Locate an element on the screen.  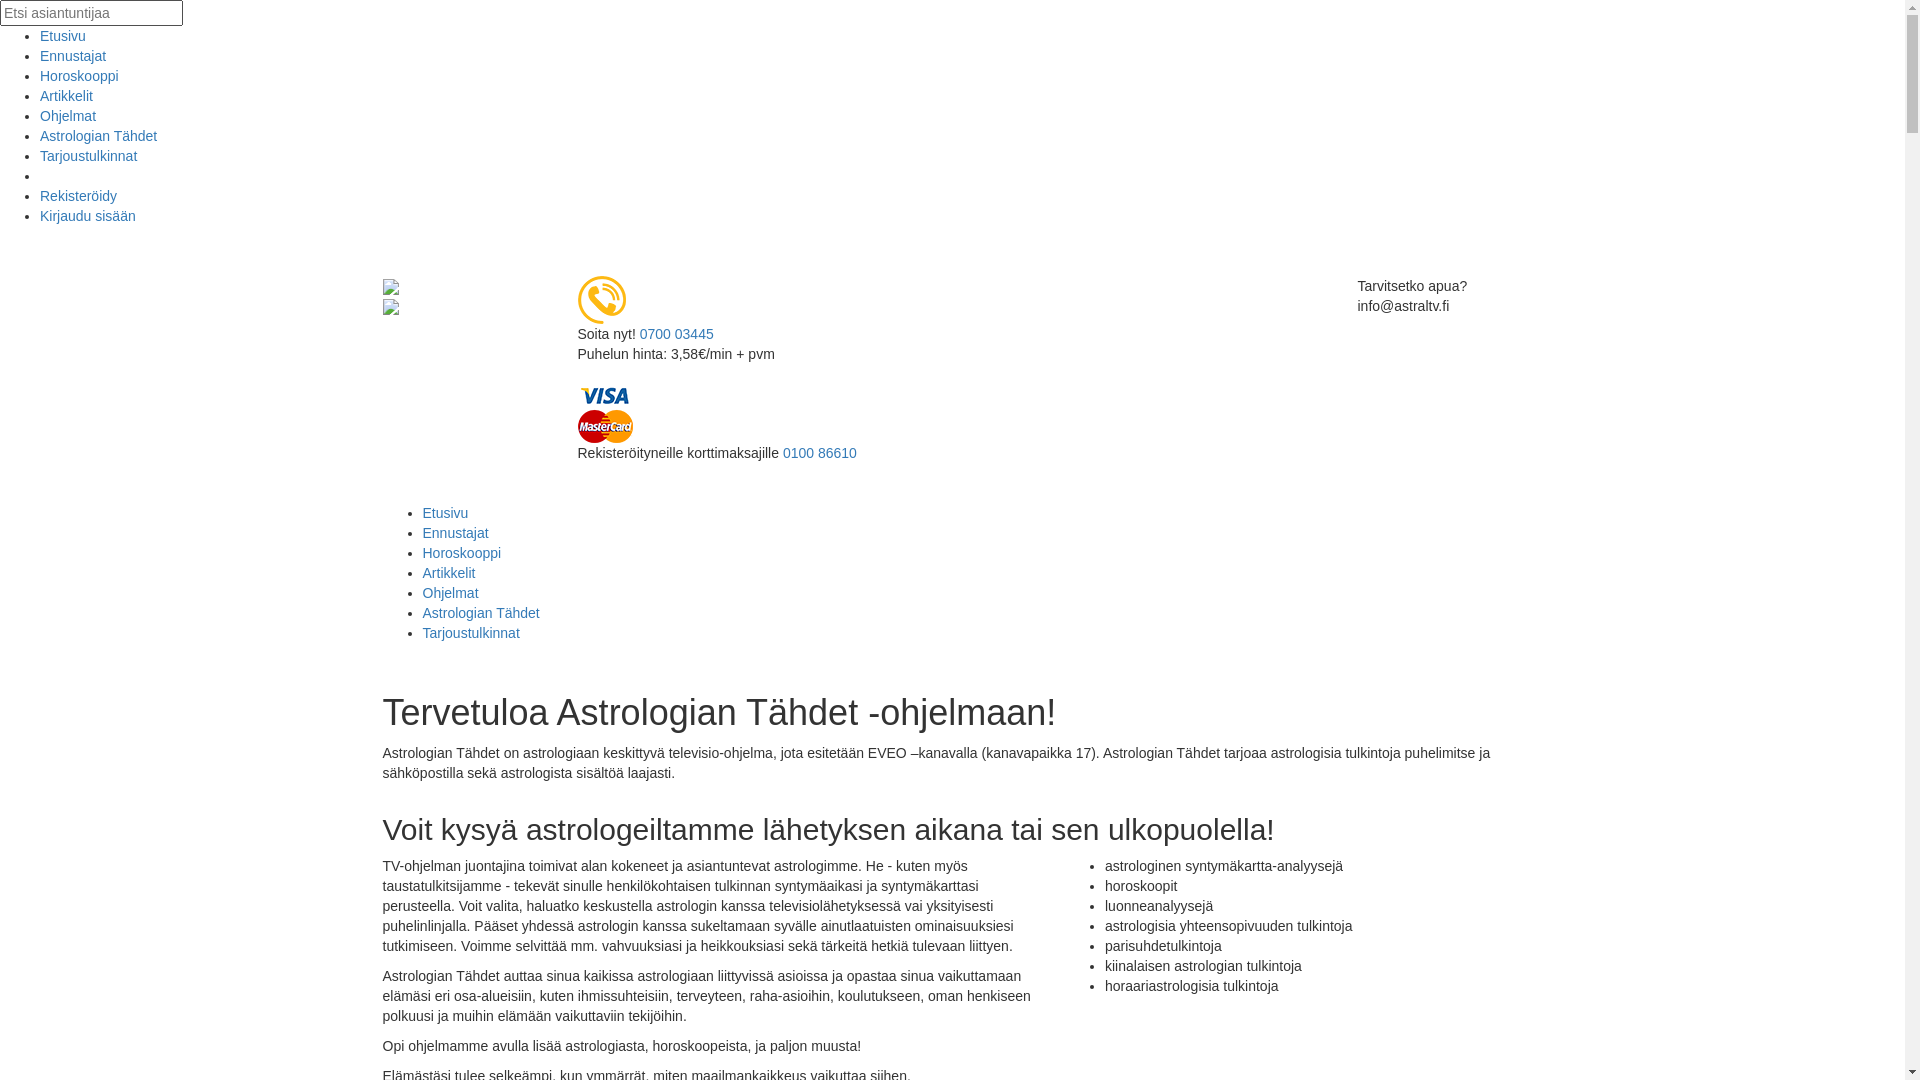
'Ohjelmat' is located at coordinates (421, 592).